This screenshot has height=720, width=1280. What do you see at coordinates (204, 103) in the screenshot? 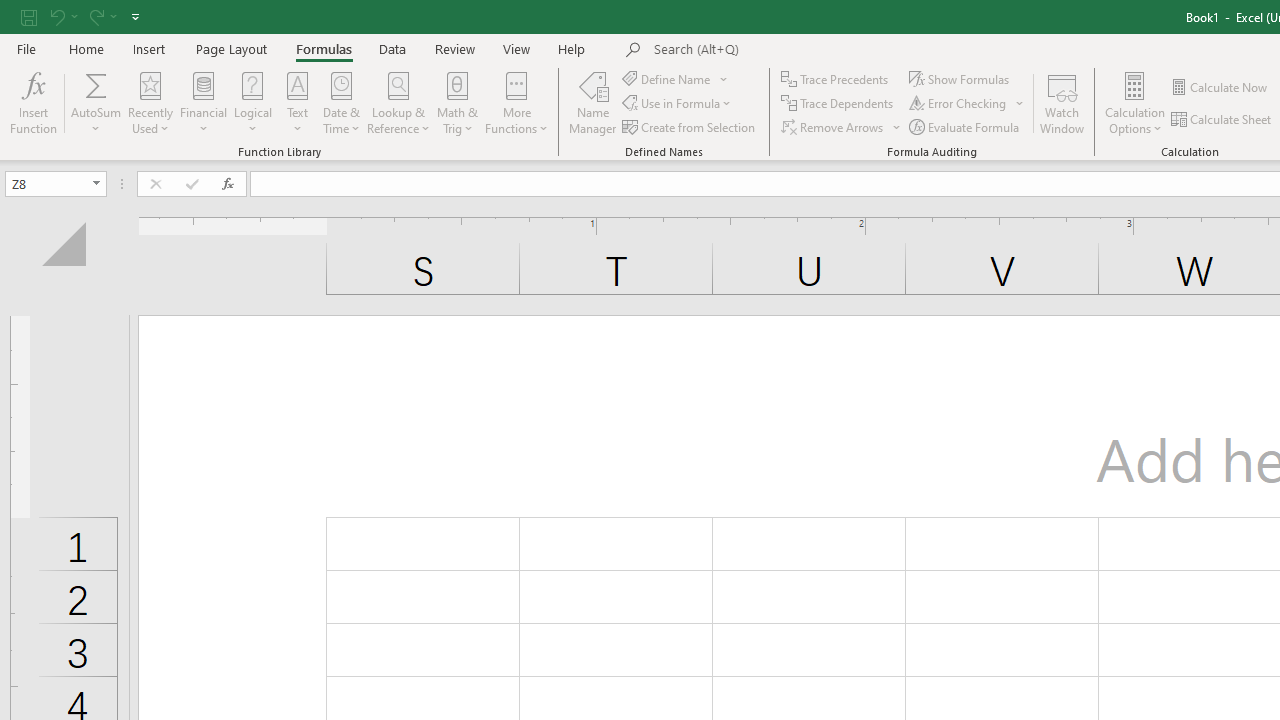
I see `'Financial'` at bounding box center [204, 103].